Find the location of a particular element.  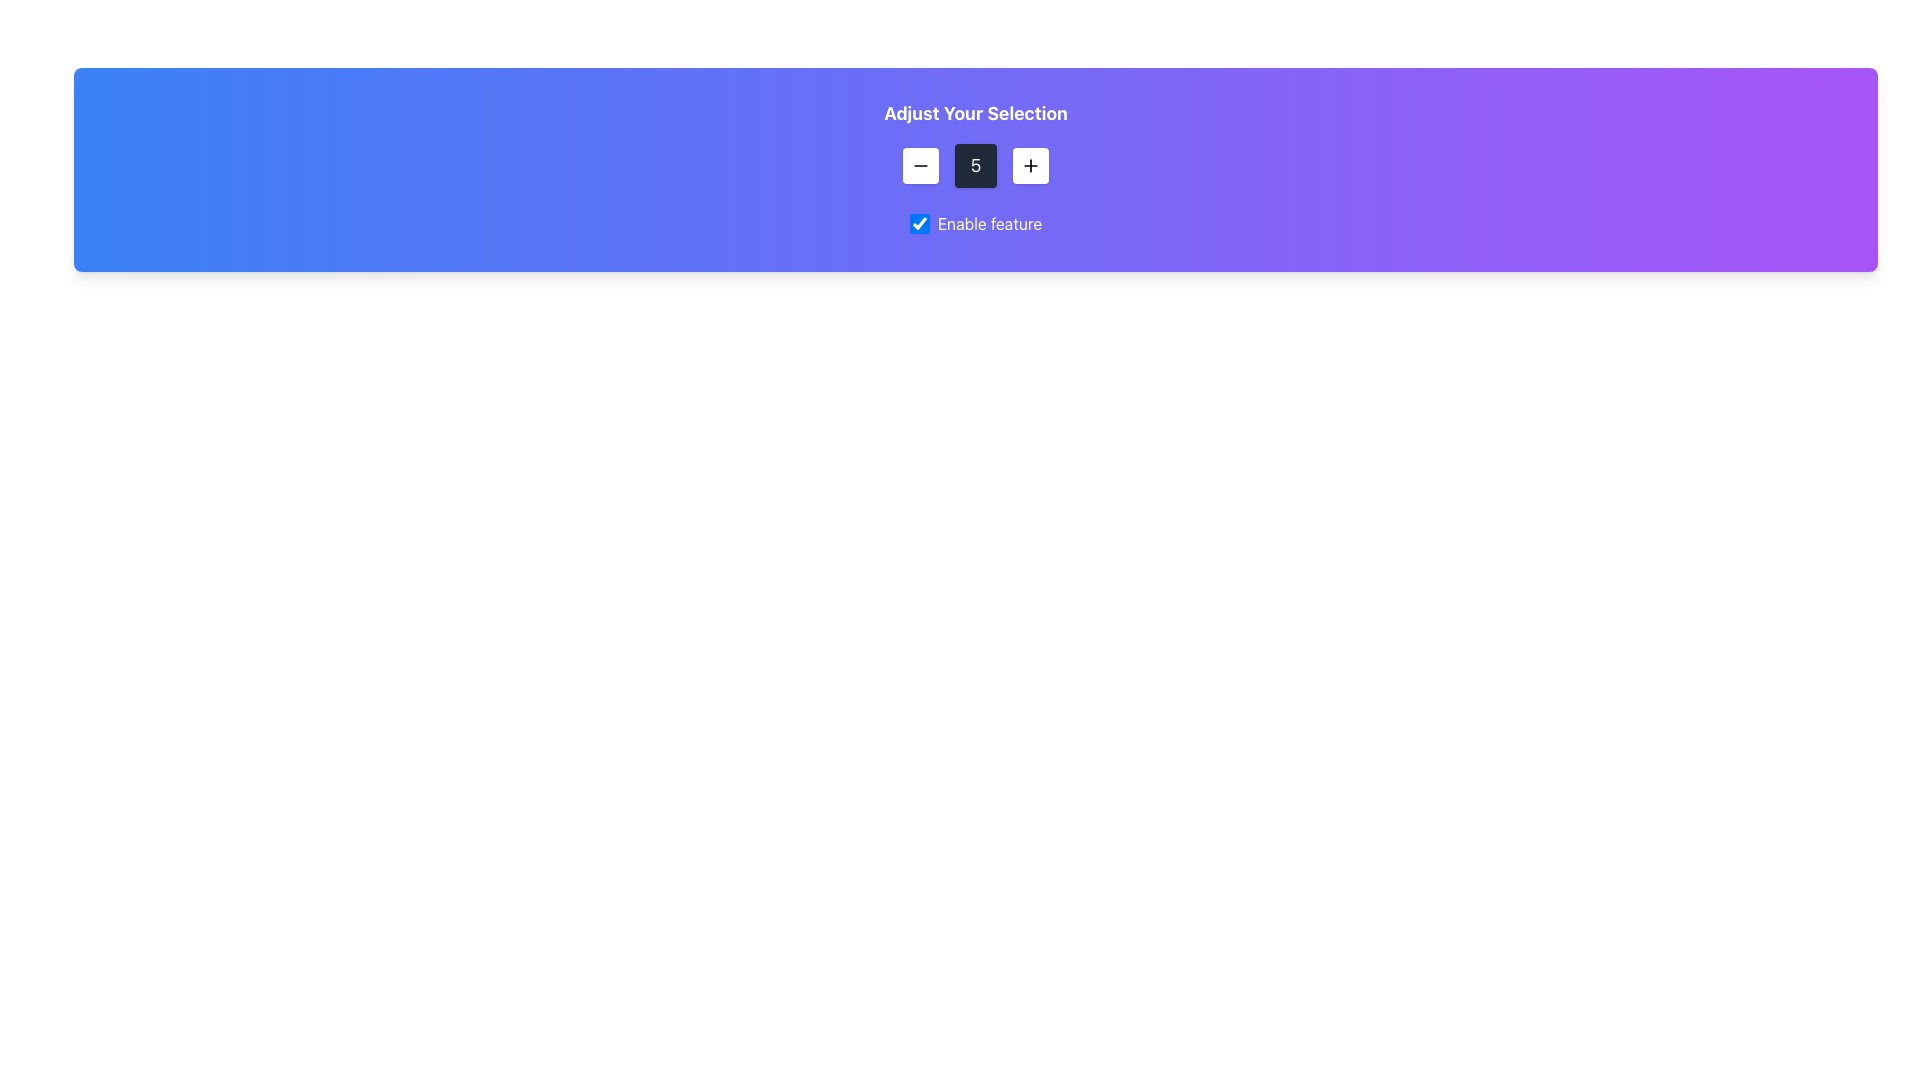

the static text element displaying the number '5', which is centrally positioned among its siblings in the selection adjustment section labeled 'Adjust Your Selection' is located at coordinates (975, 164).